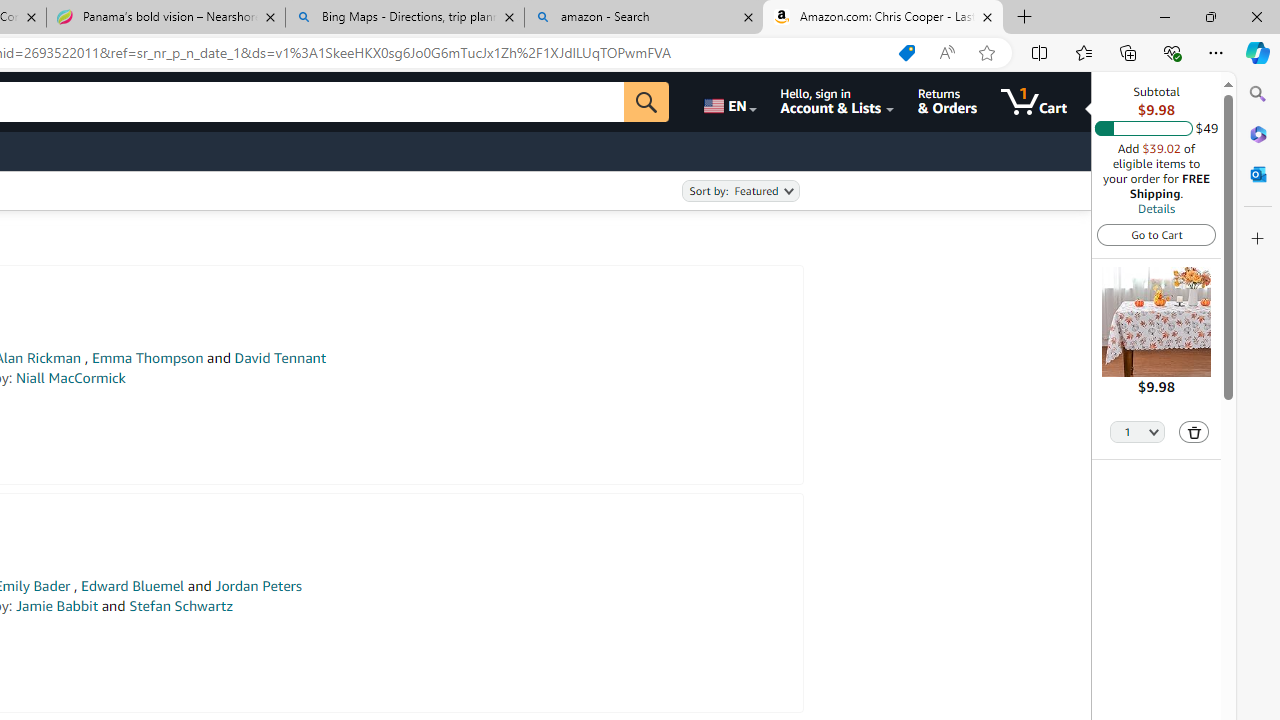 The width and height of the screenshot is (1280, 720). What do you see at coordinates (257, 585) in the screenshot?
I see `'Jordan Peters'` at bounding box center [257, 585].